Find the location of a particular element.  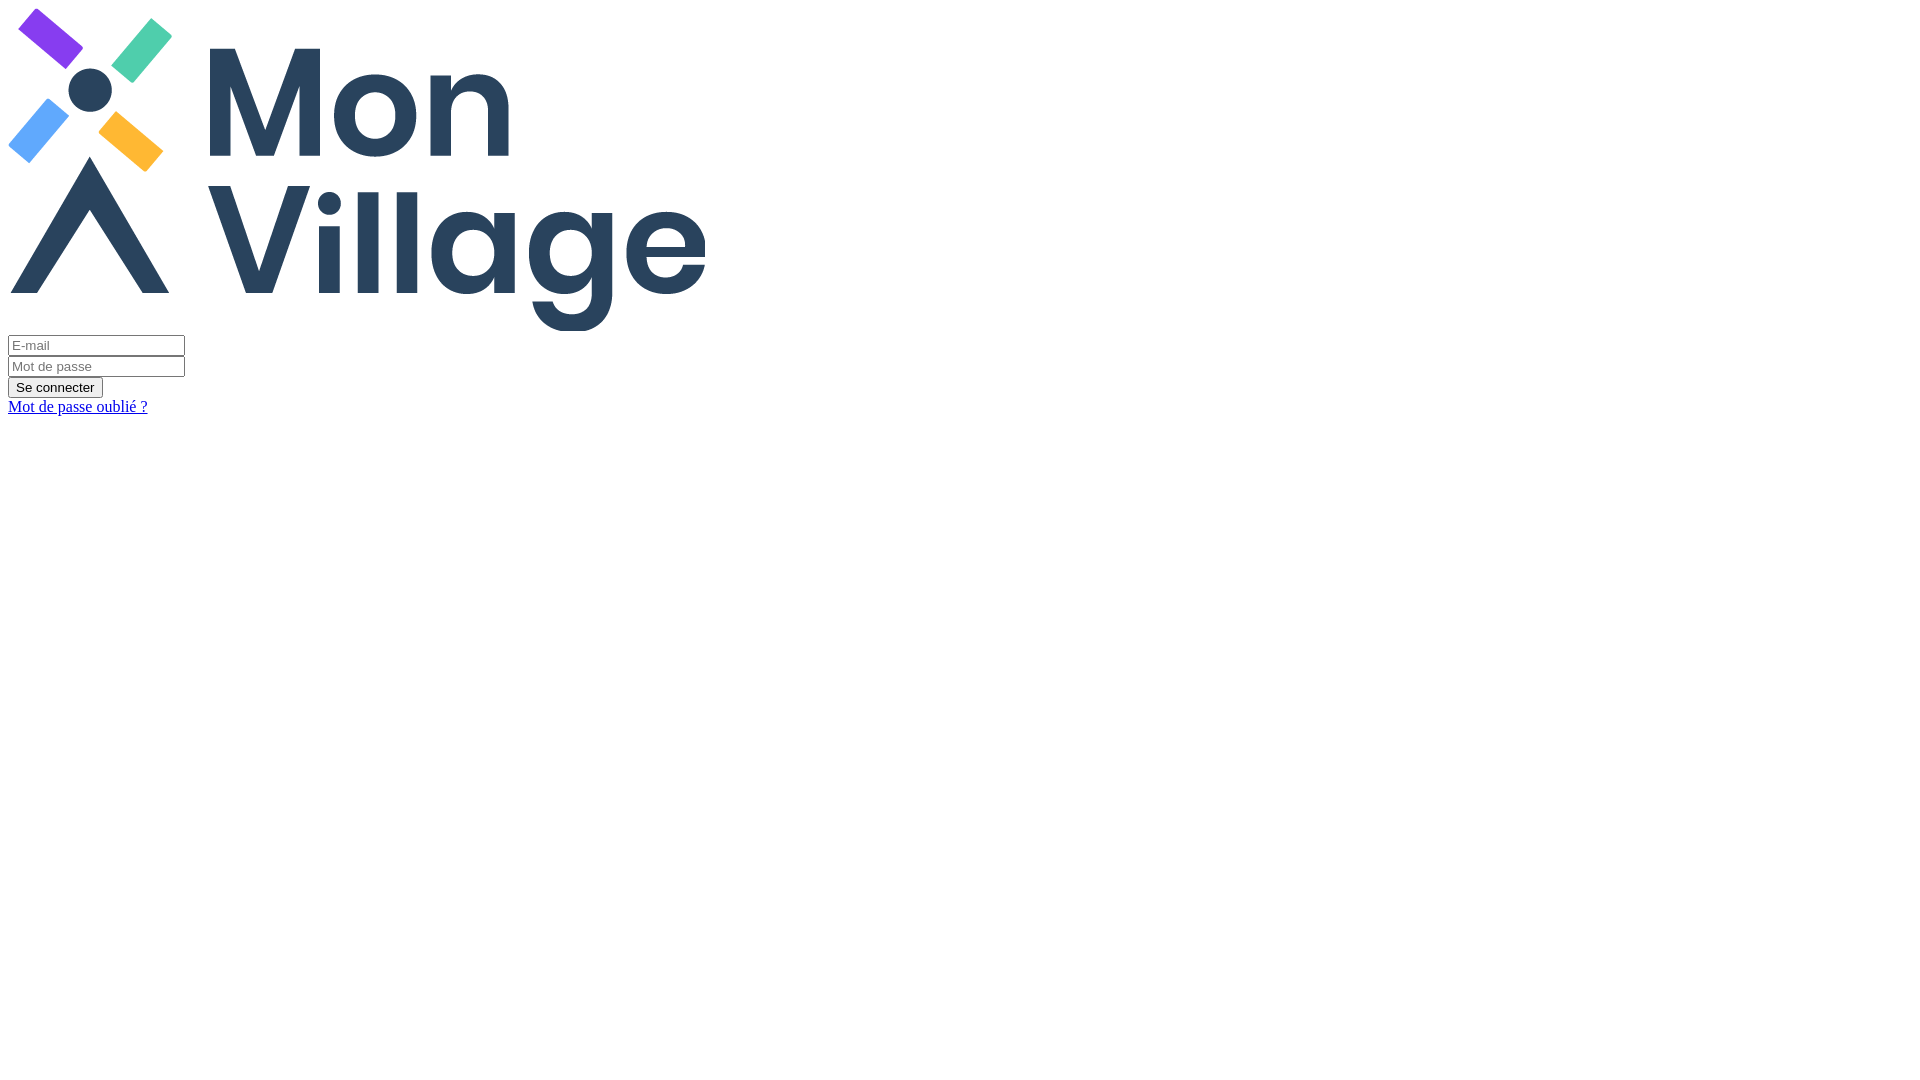

'Se connecter' is located at coordinates (55, 387).